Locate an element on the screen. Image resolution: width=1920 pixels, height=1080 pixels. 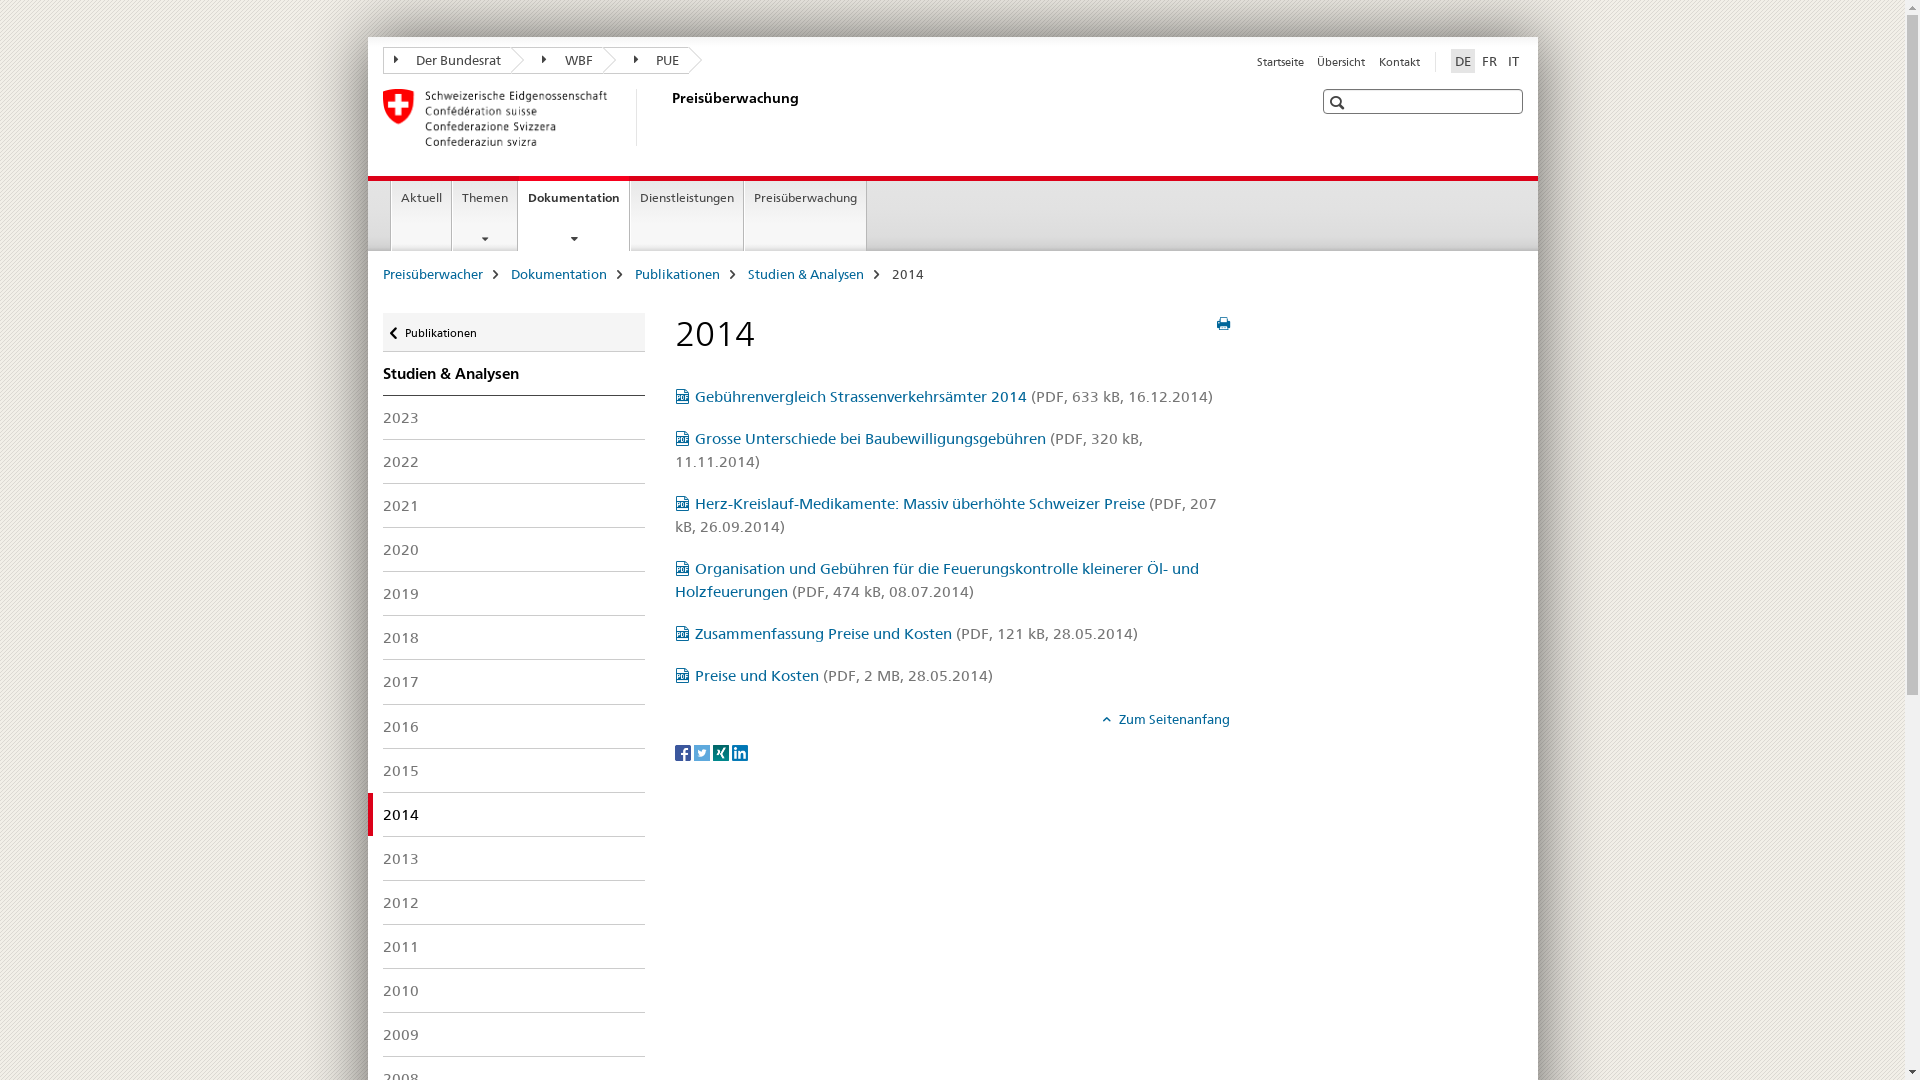
'2009' is located at coordinates (513, 1034).